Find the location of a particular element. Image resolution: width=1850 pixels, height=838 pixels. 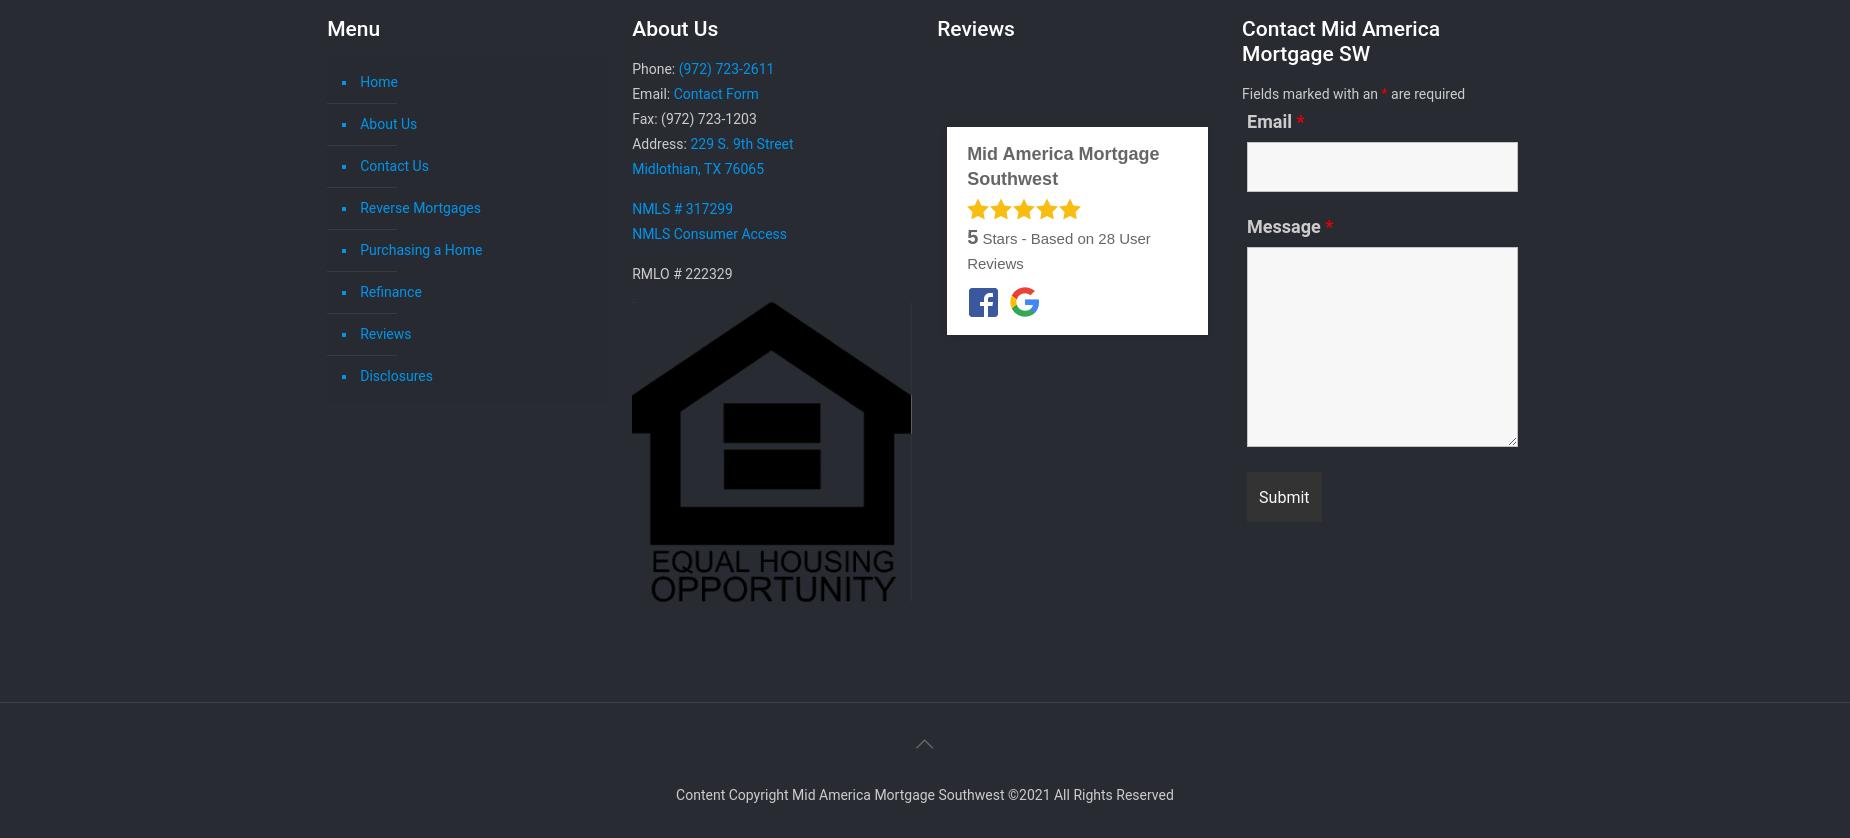

'5' is located at coordinates (971, 235).